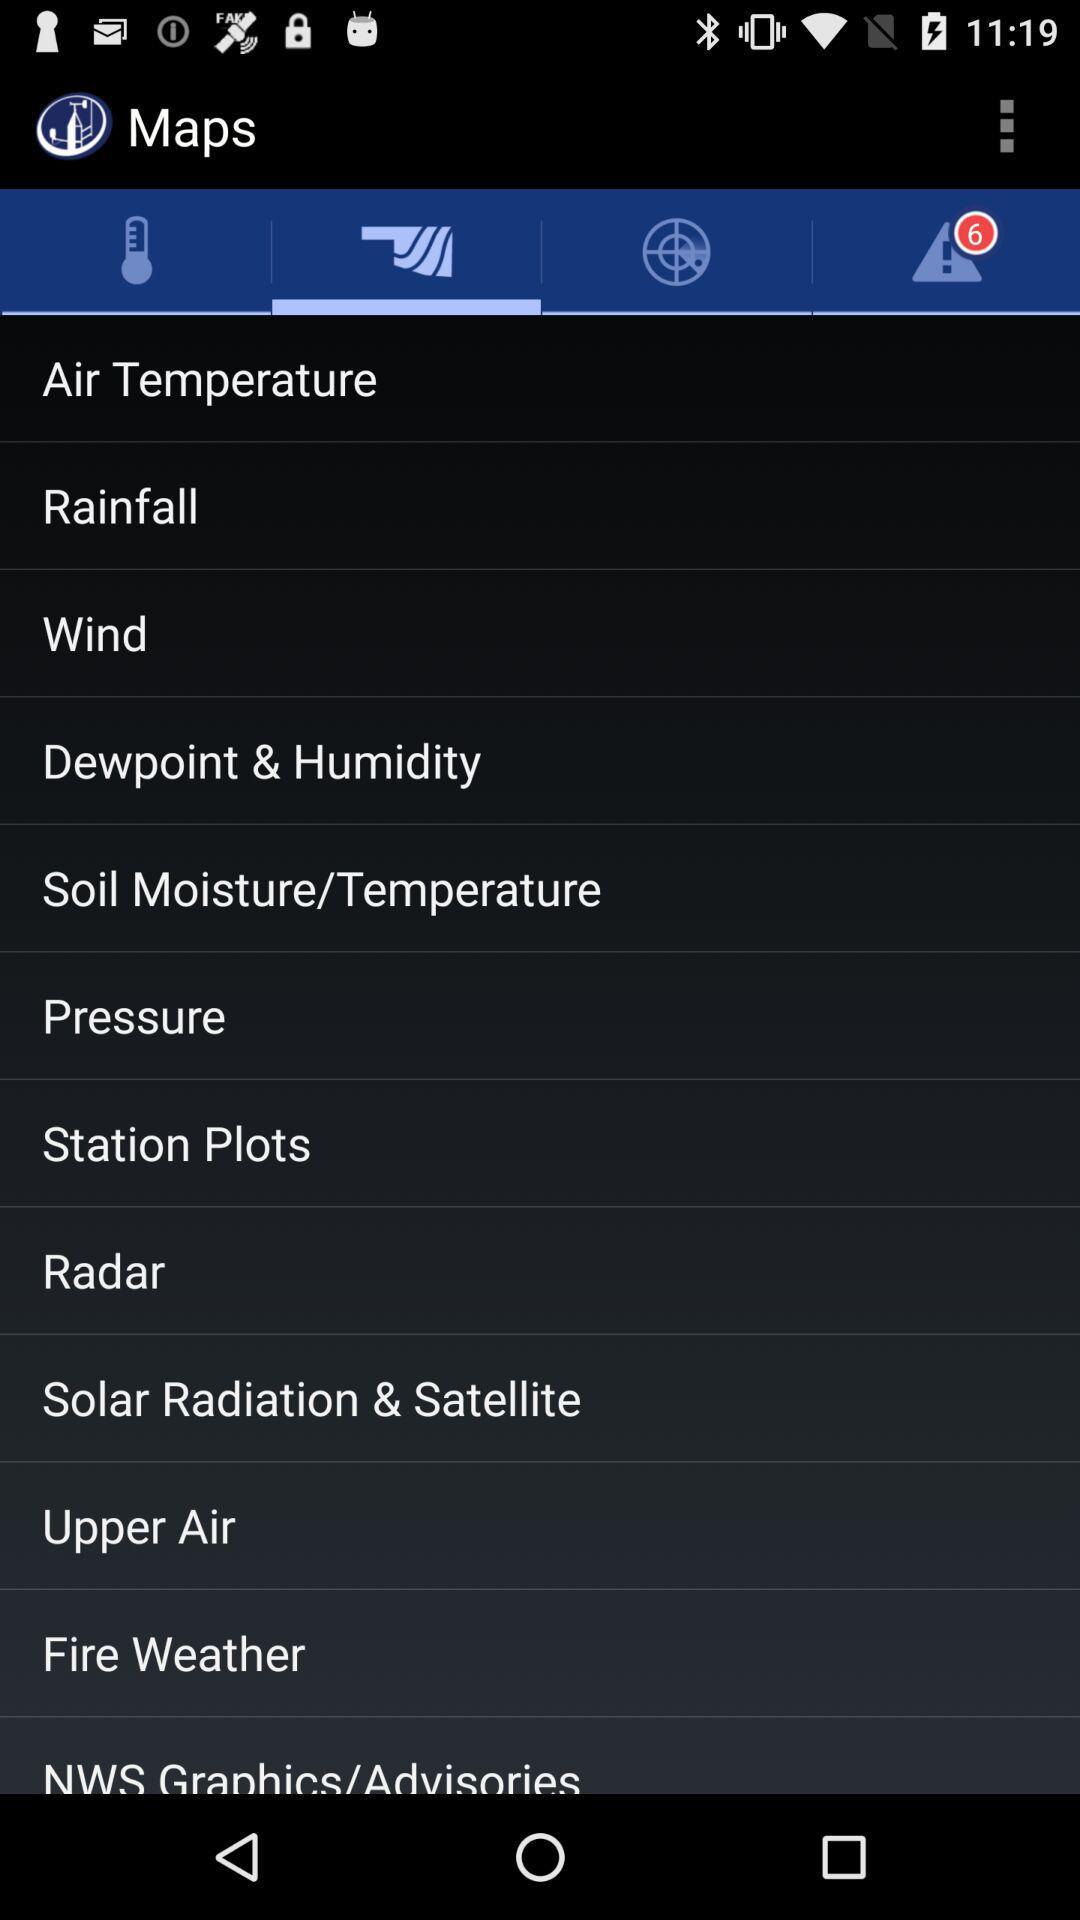 This screenshot has width=1080, height=1920. Describe the element at coordinates (540, 1754) in the screenshot. I see `app below the fire weather app` at that location.